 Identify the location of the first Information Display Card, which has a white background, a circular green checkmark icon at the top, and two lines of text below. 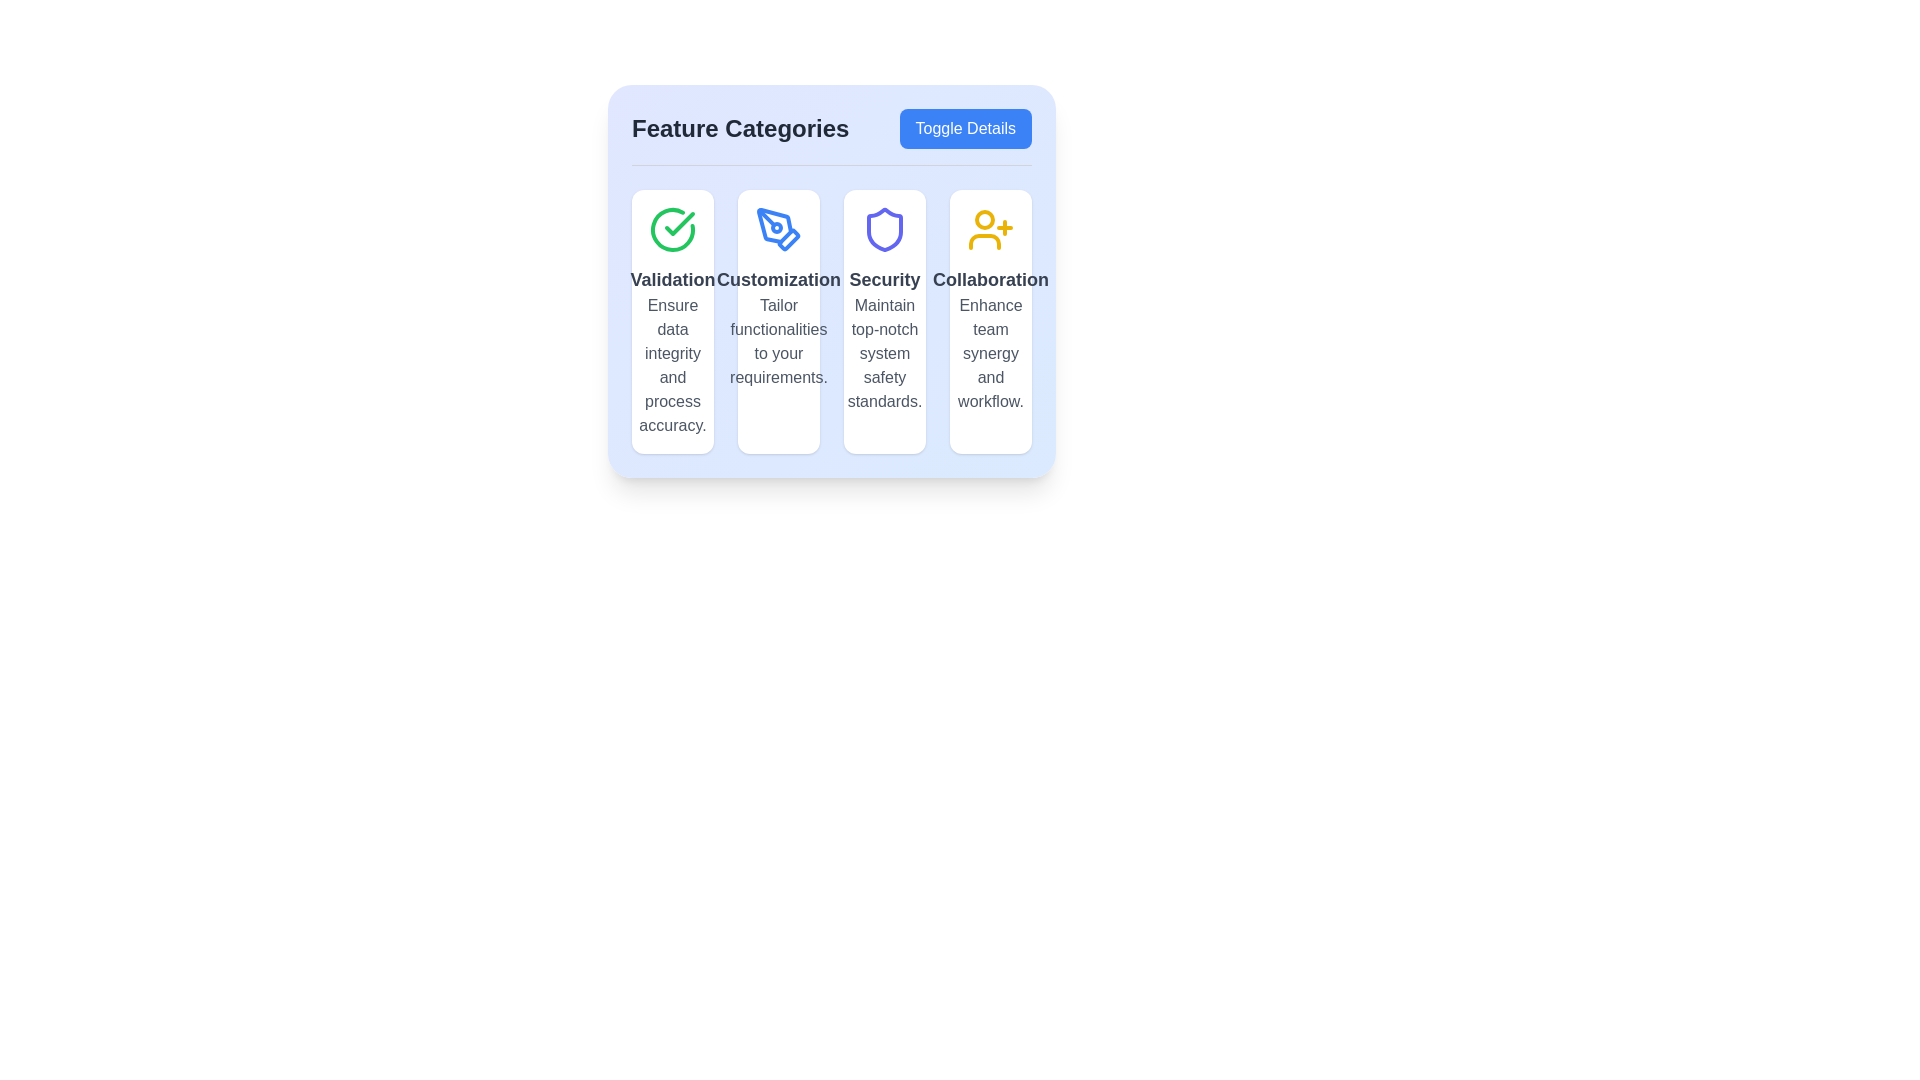
(672, 320).